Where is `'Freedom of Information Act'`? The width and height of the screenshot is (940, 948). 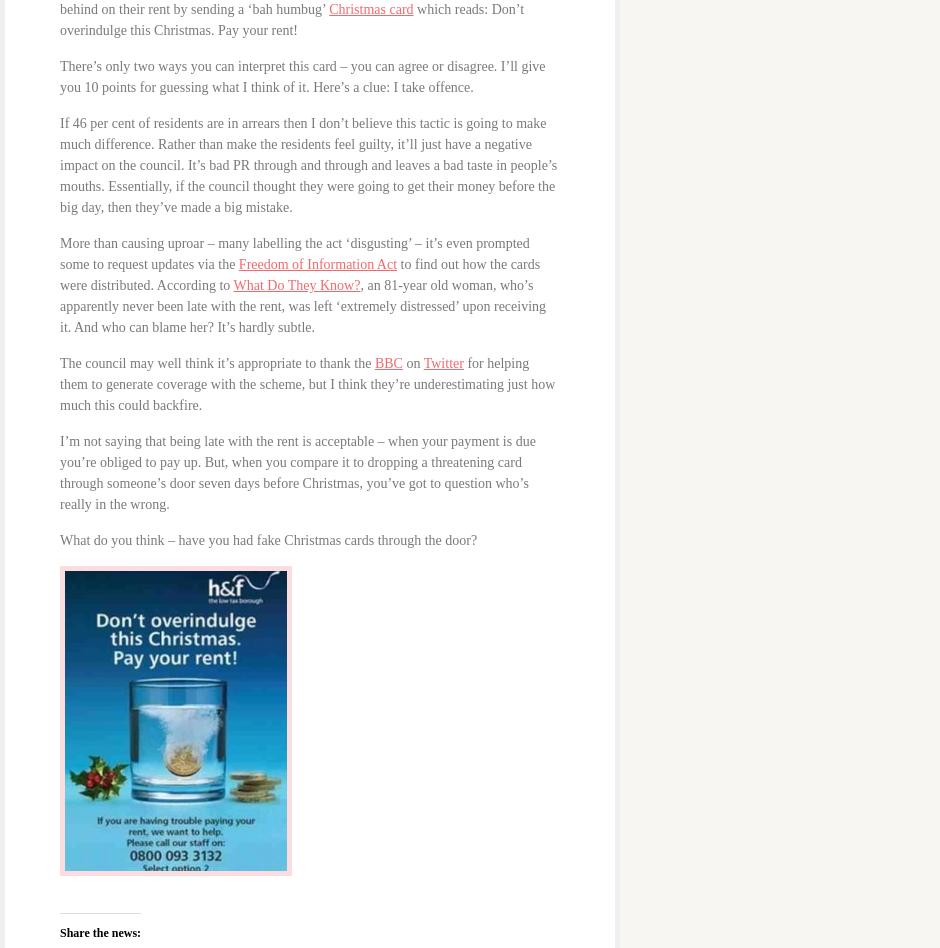 'Freedom of Information Act' is located at coordinates (317, 263).